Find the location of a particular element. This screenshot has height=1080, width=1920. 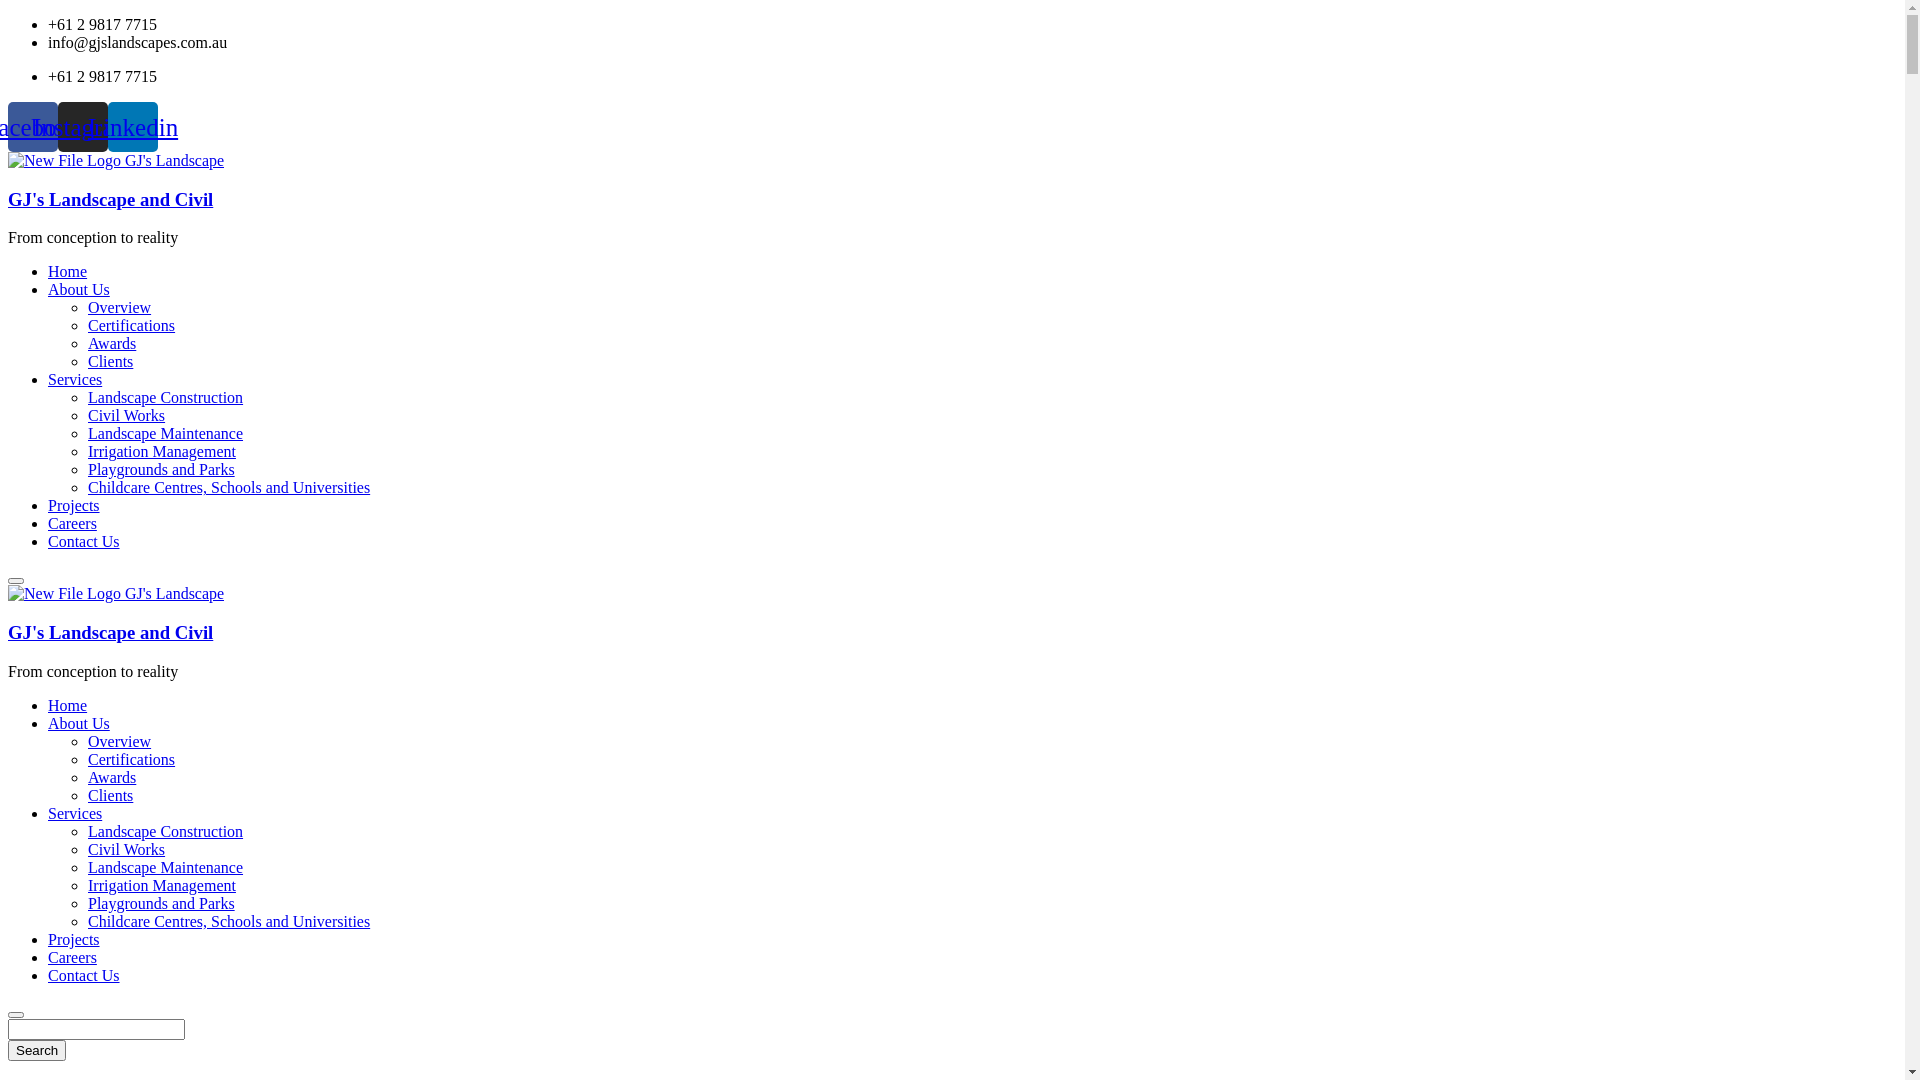

'Contact Us' is located at coordinates (82, 974).